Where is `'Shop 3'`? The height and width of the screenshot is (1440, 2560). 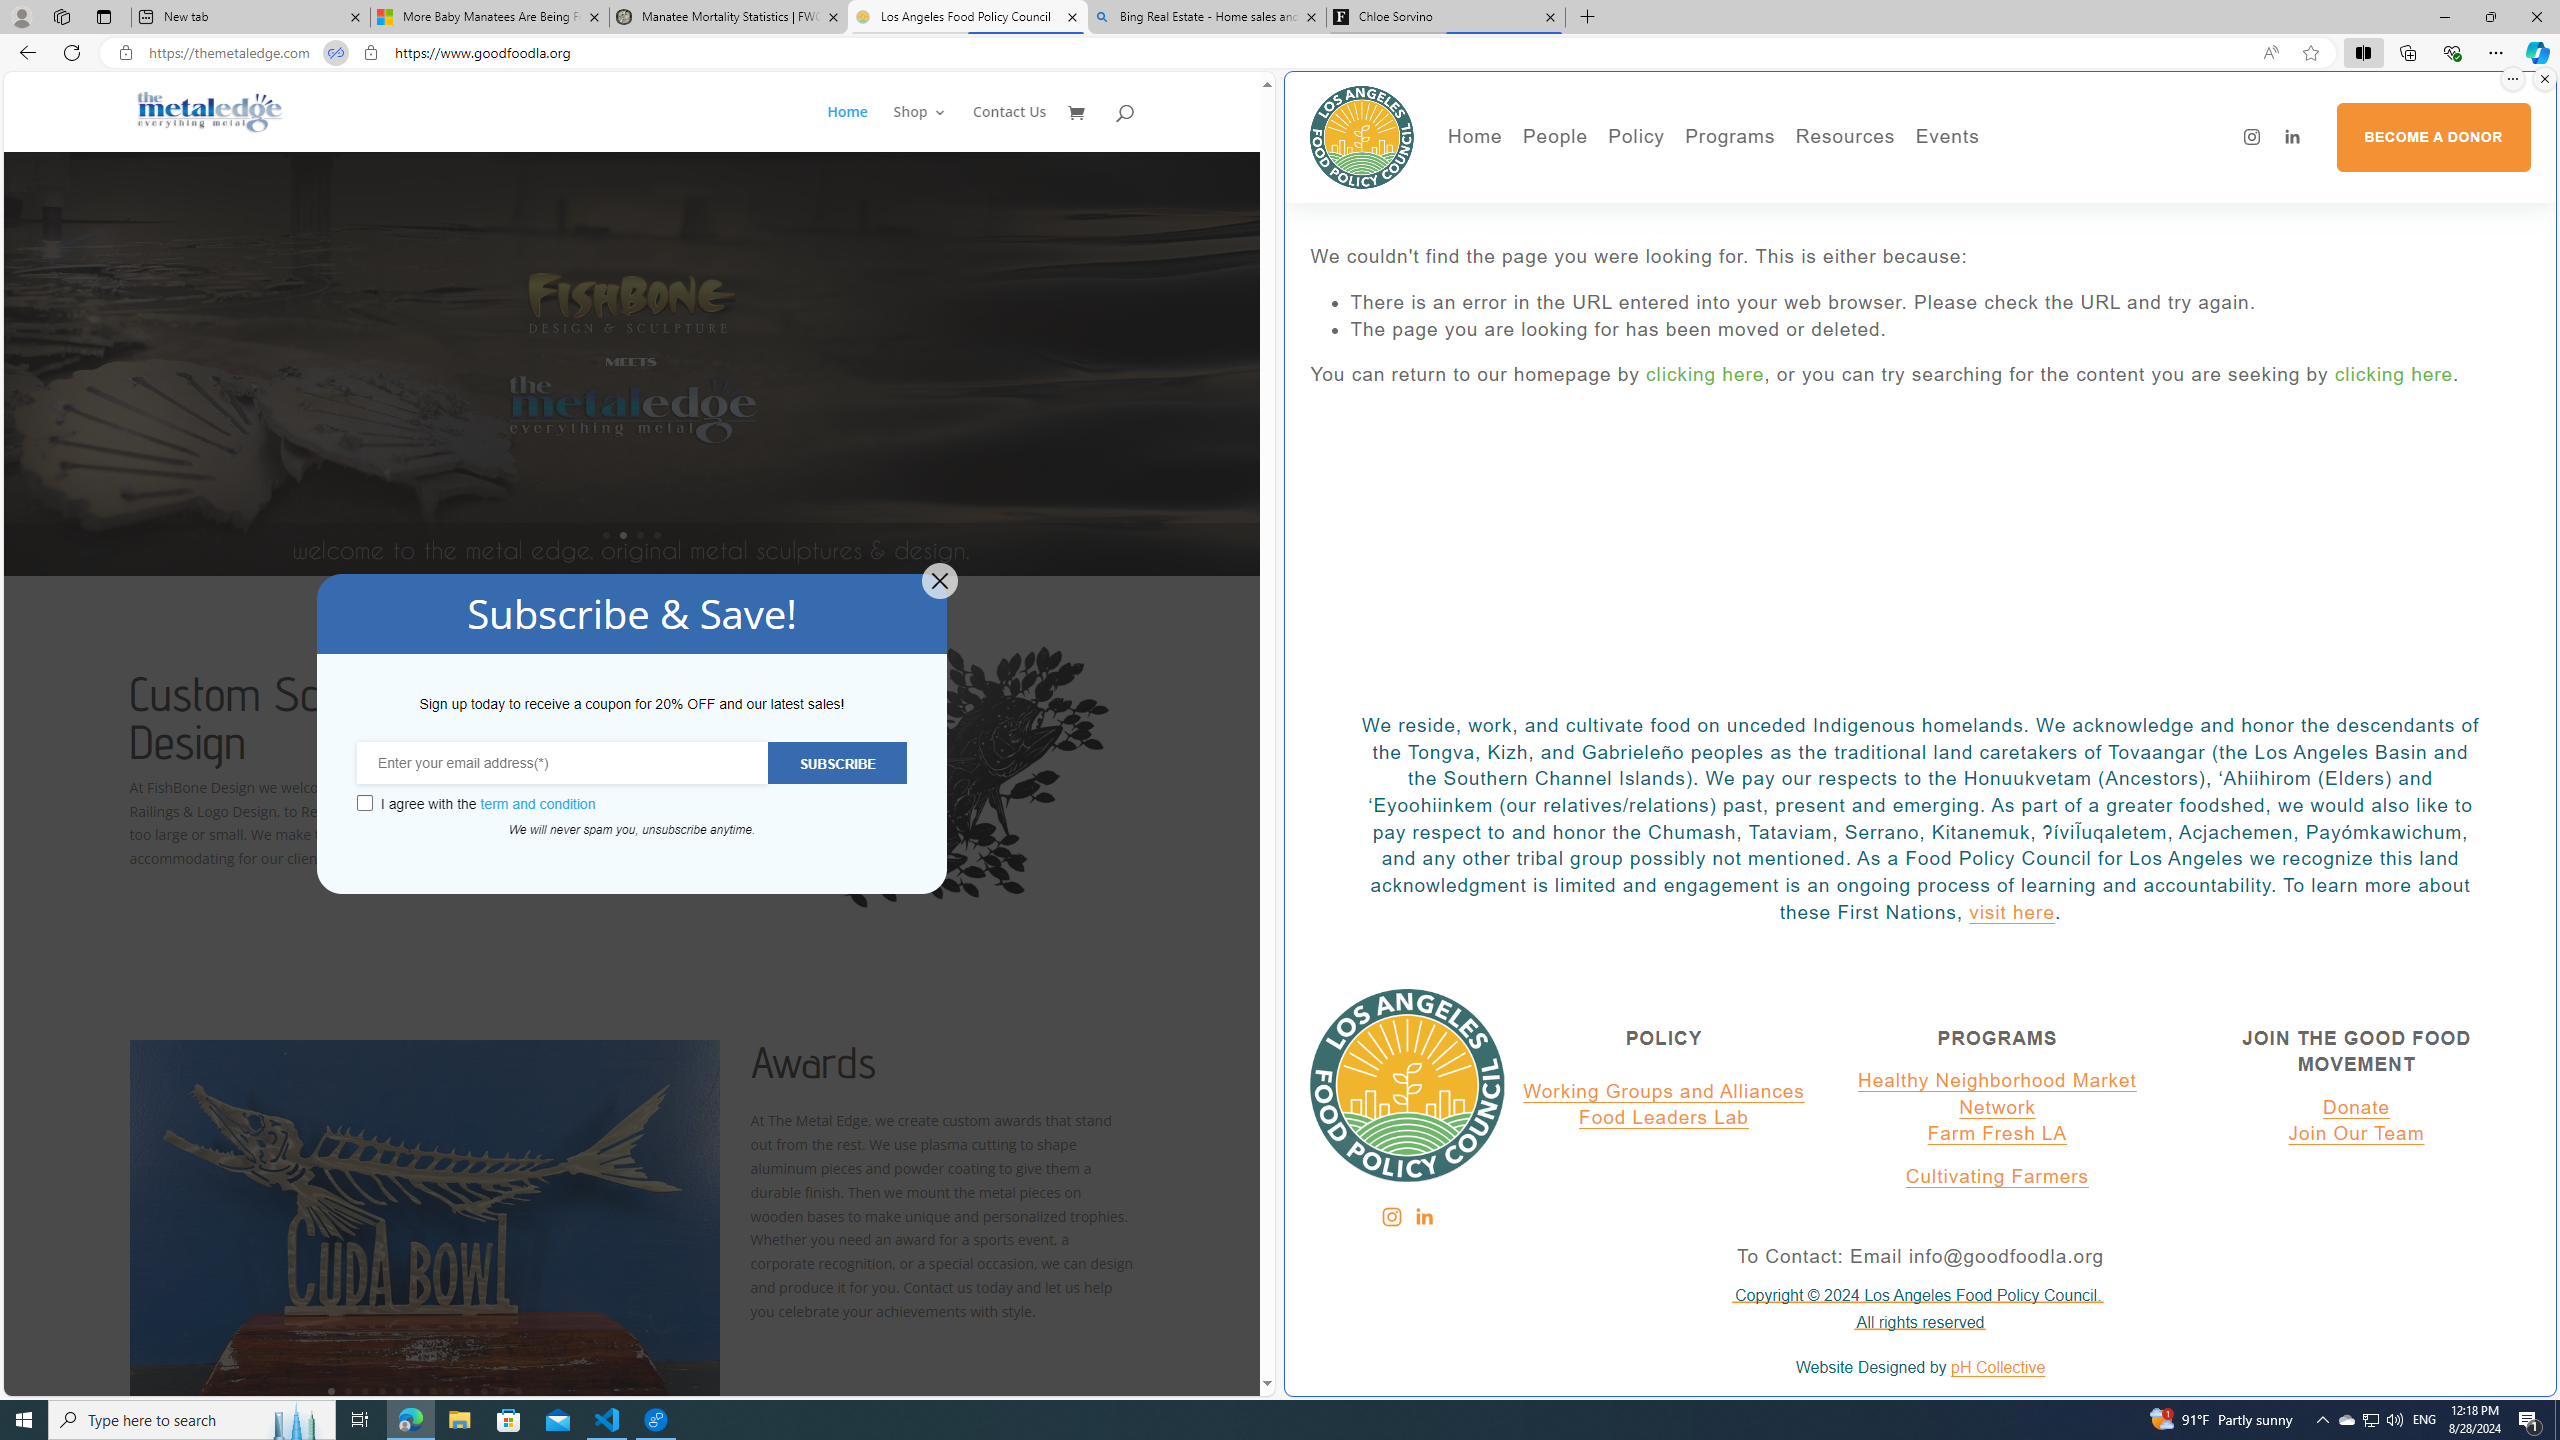 'Shop 3' is located at coordinates (920, 127).